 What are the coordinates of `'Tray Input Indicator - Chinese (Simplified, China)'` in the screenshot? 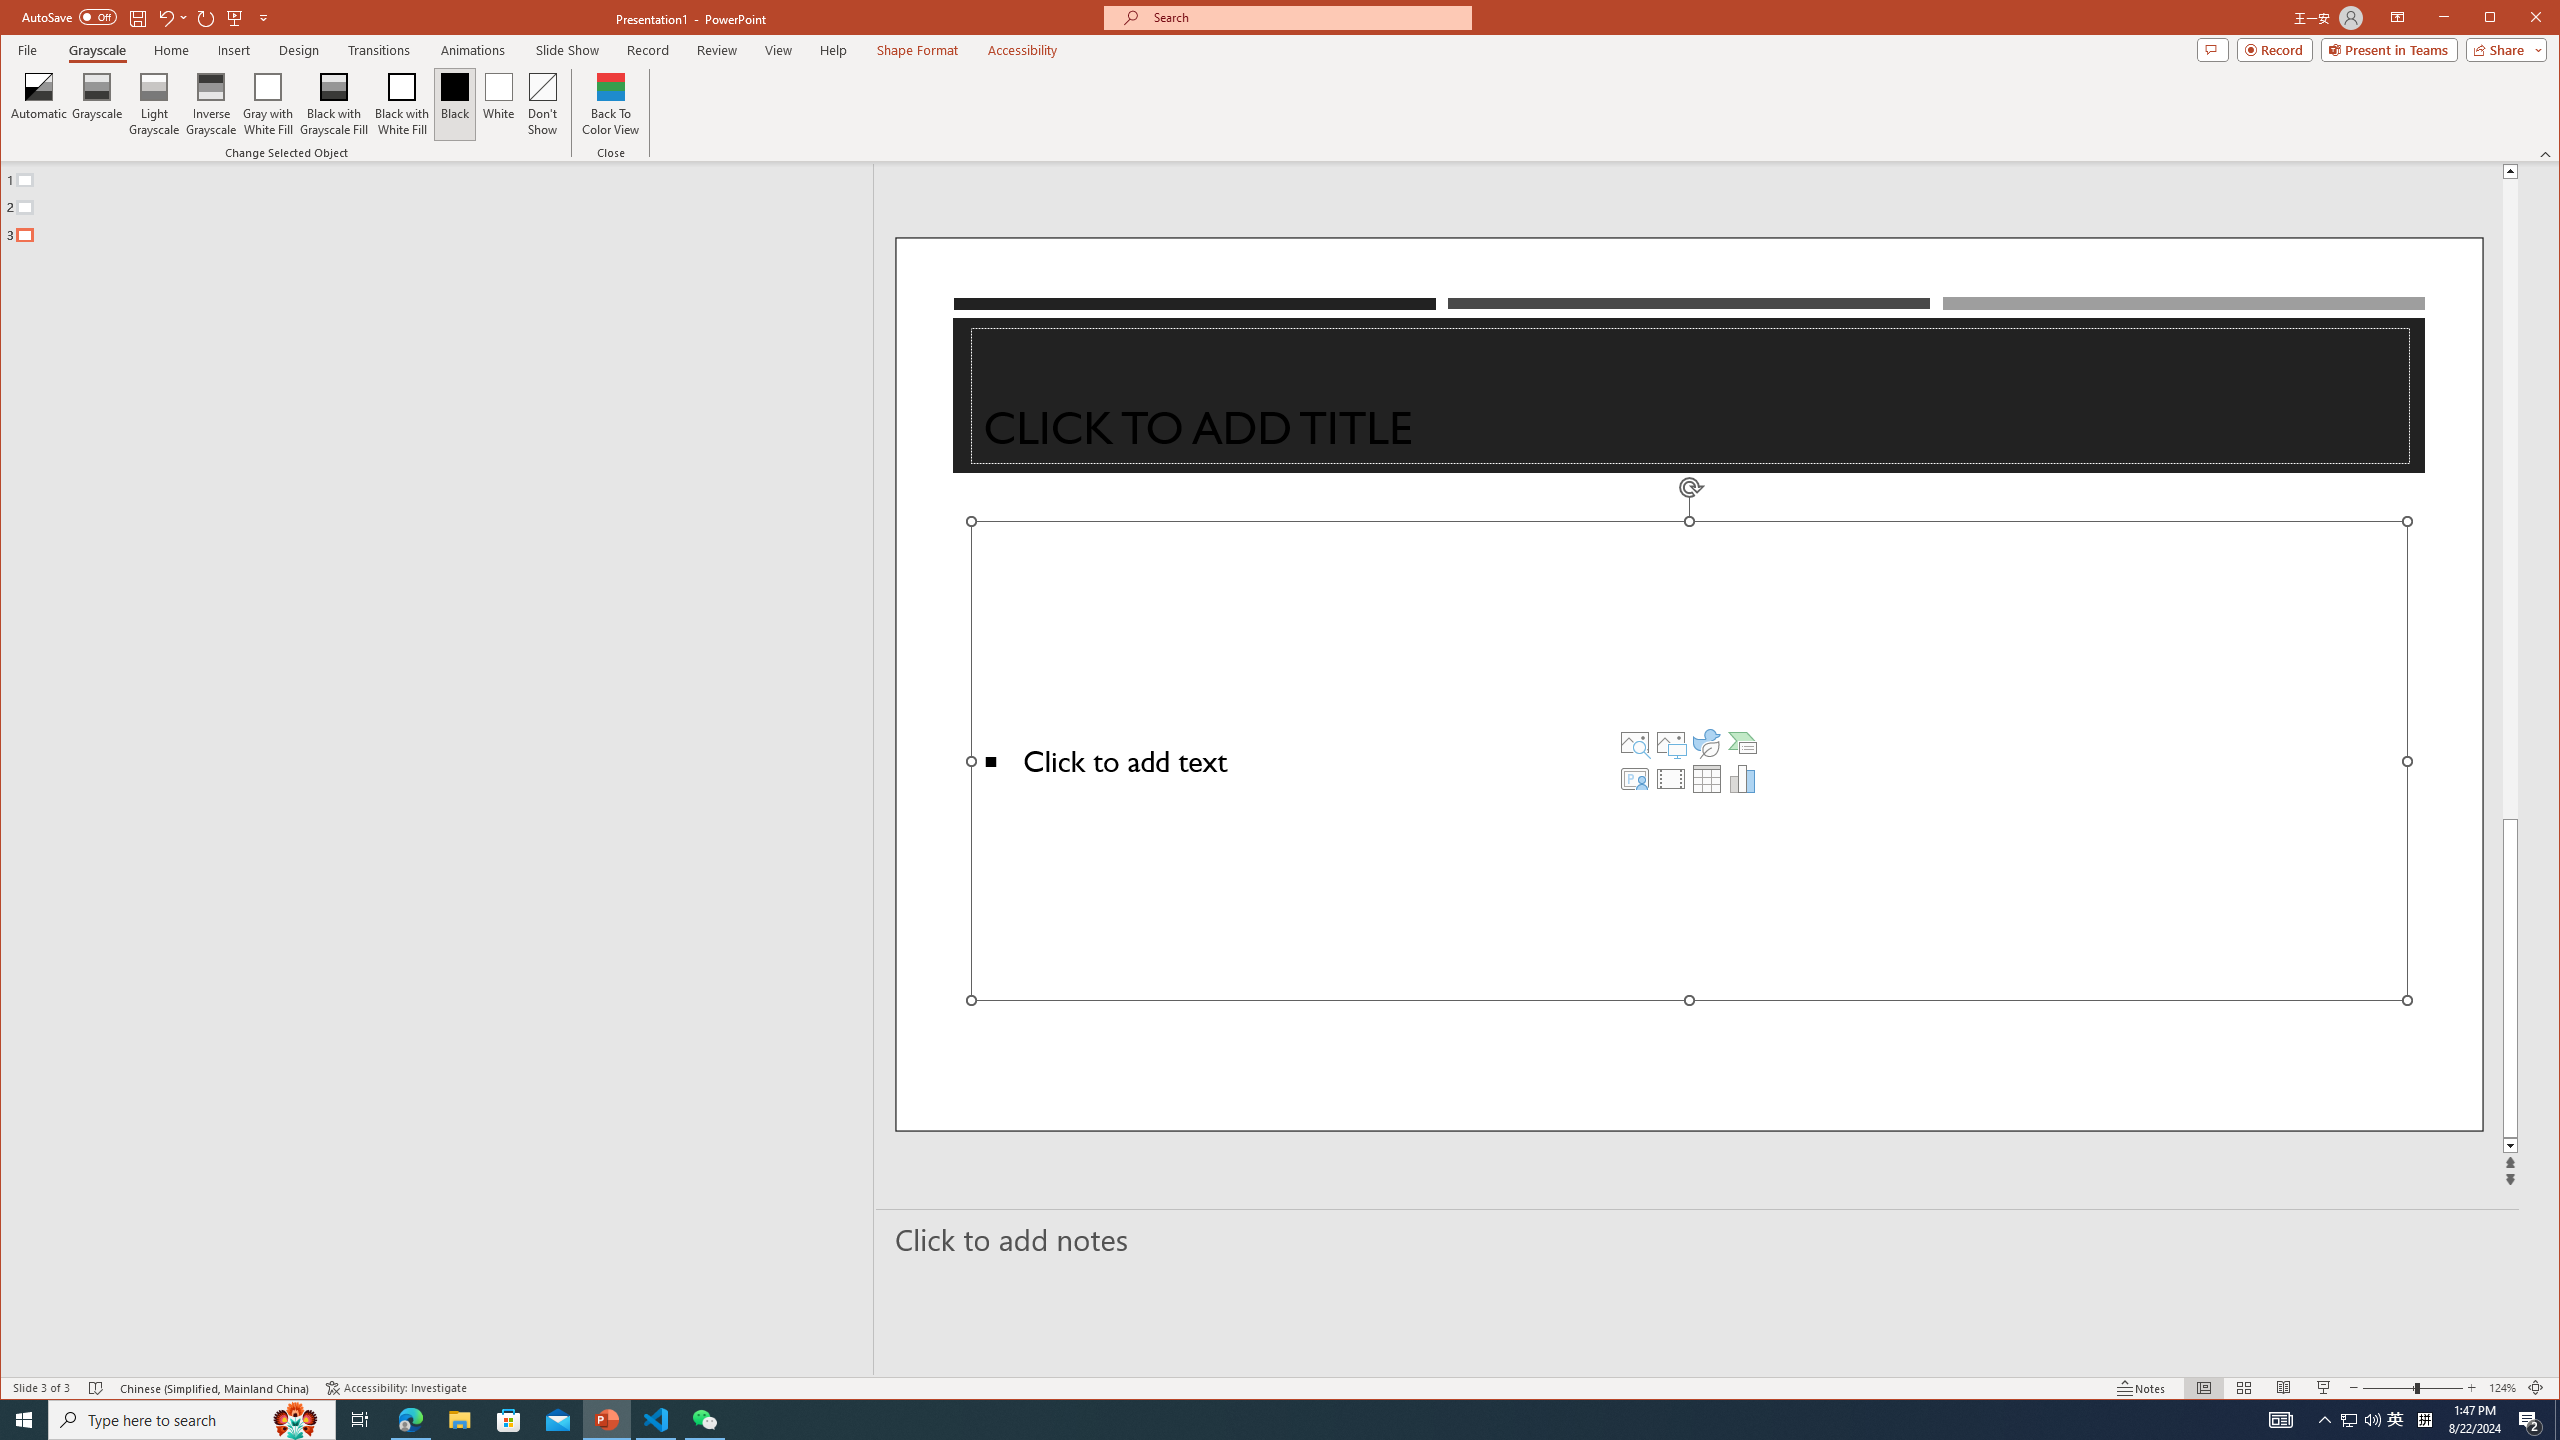 It's located at (2424, 1418).